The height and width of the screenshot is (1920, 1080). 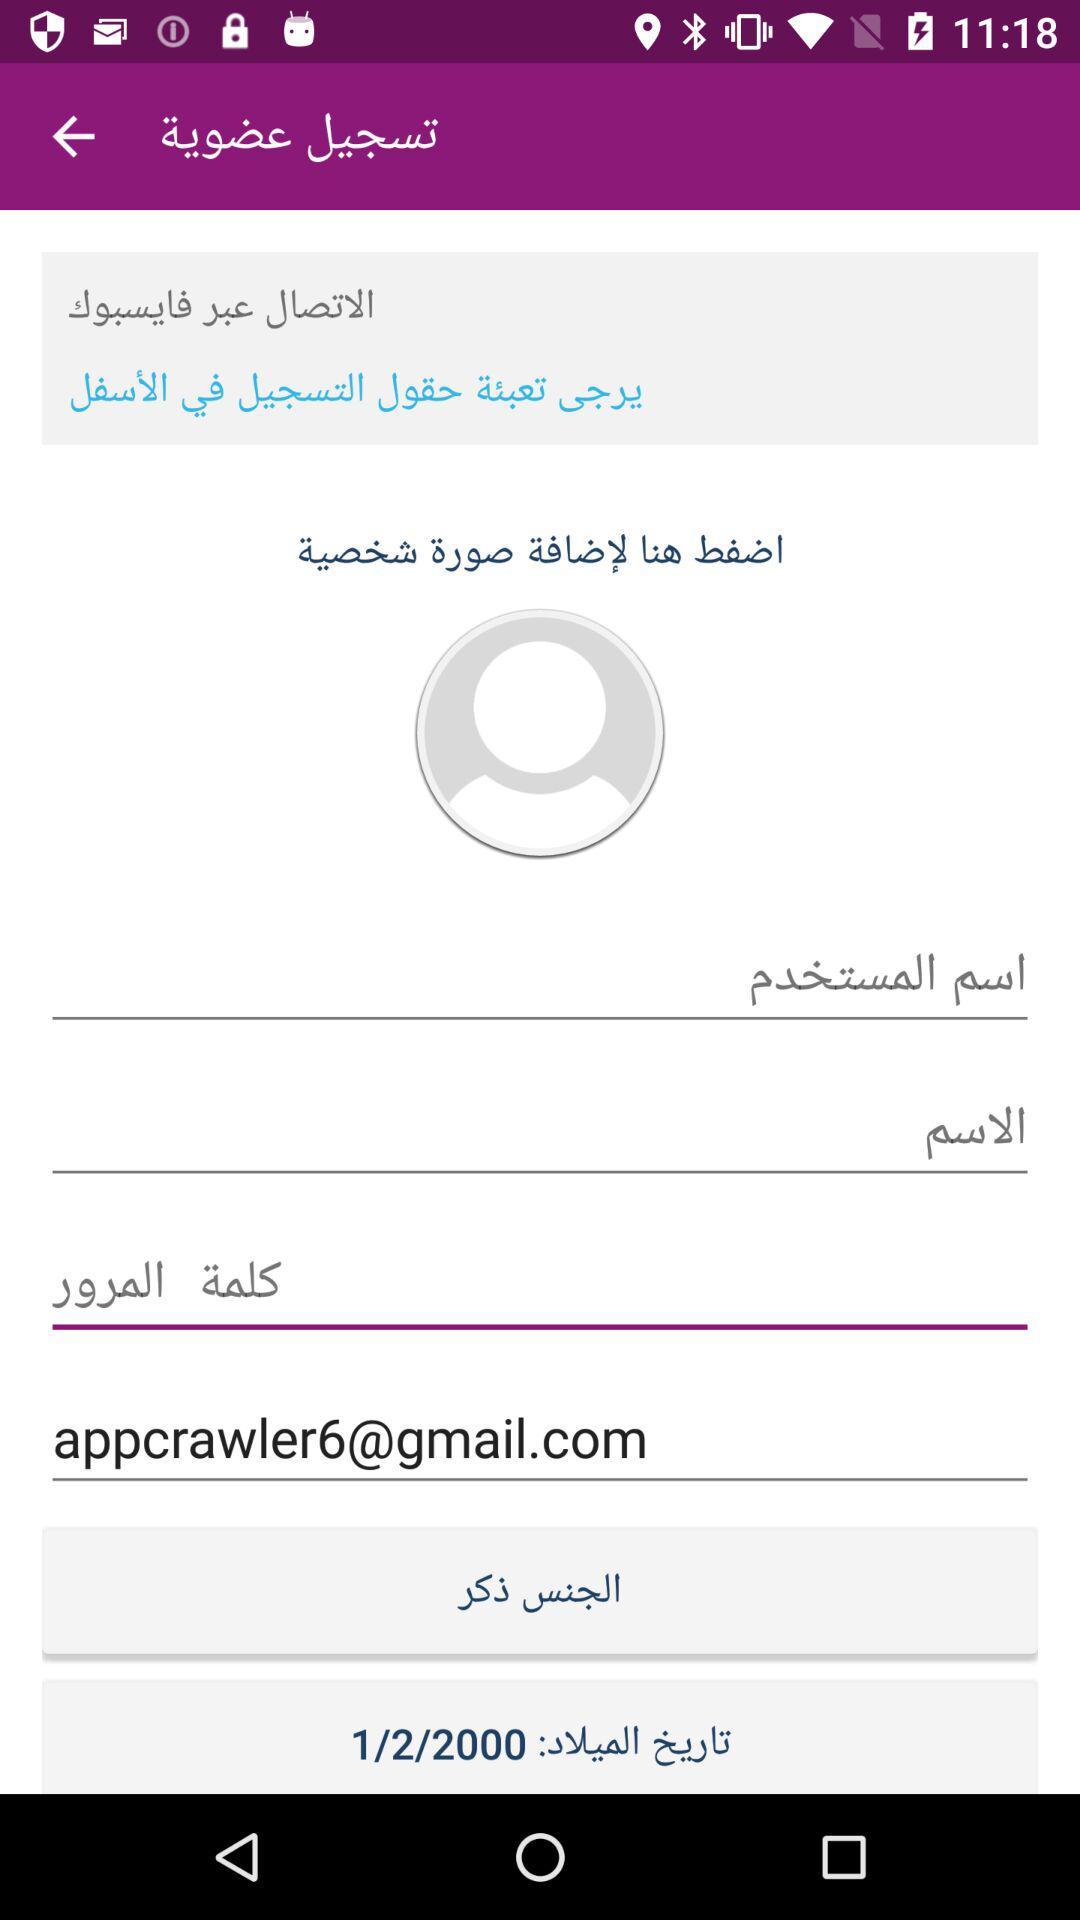 I want to click on the item below grace icon, so click(x=540, y=1436).